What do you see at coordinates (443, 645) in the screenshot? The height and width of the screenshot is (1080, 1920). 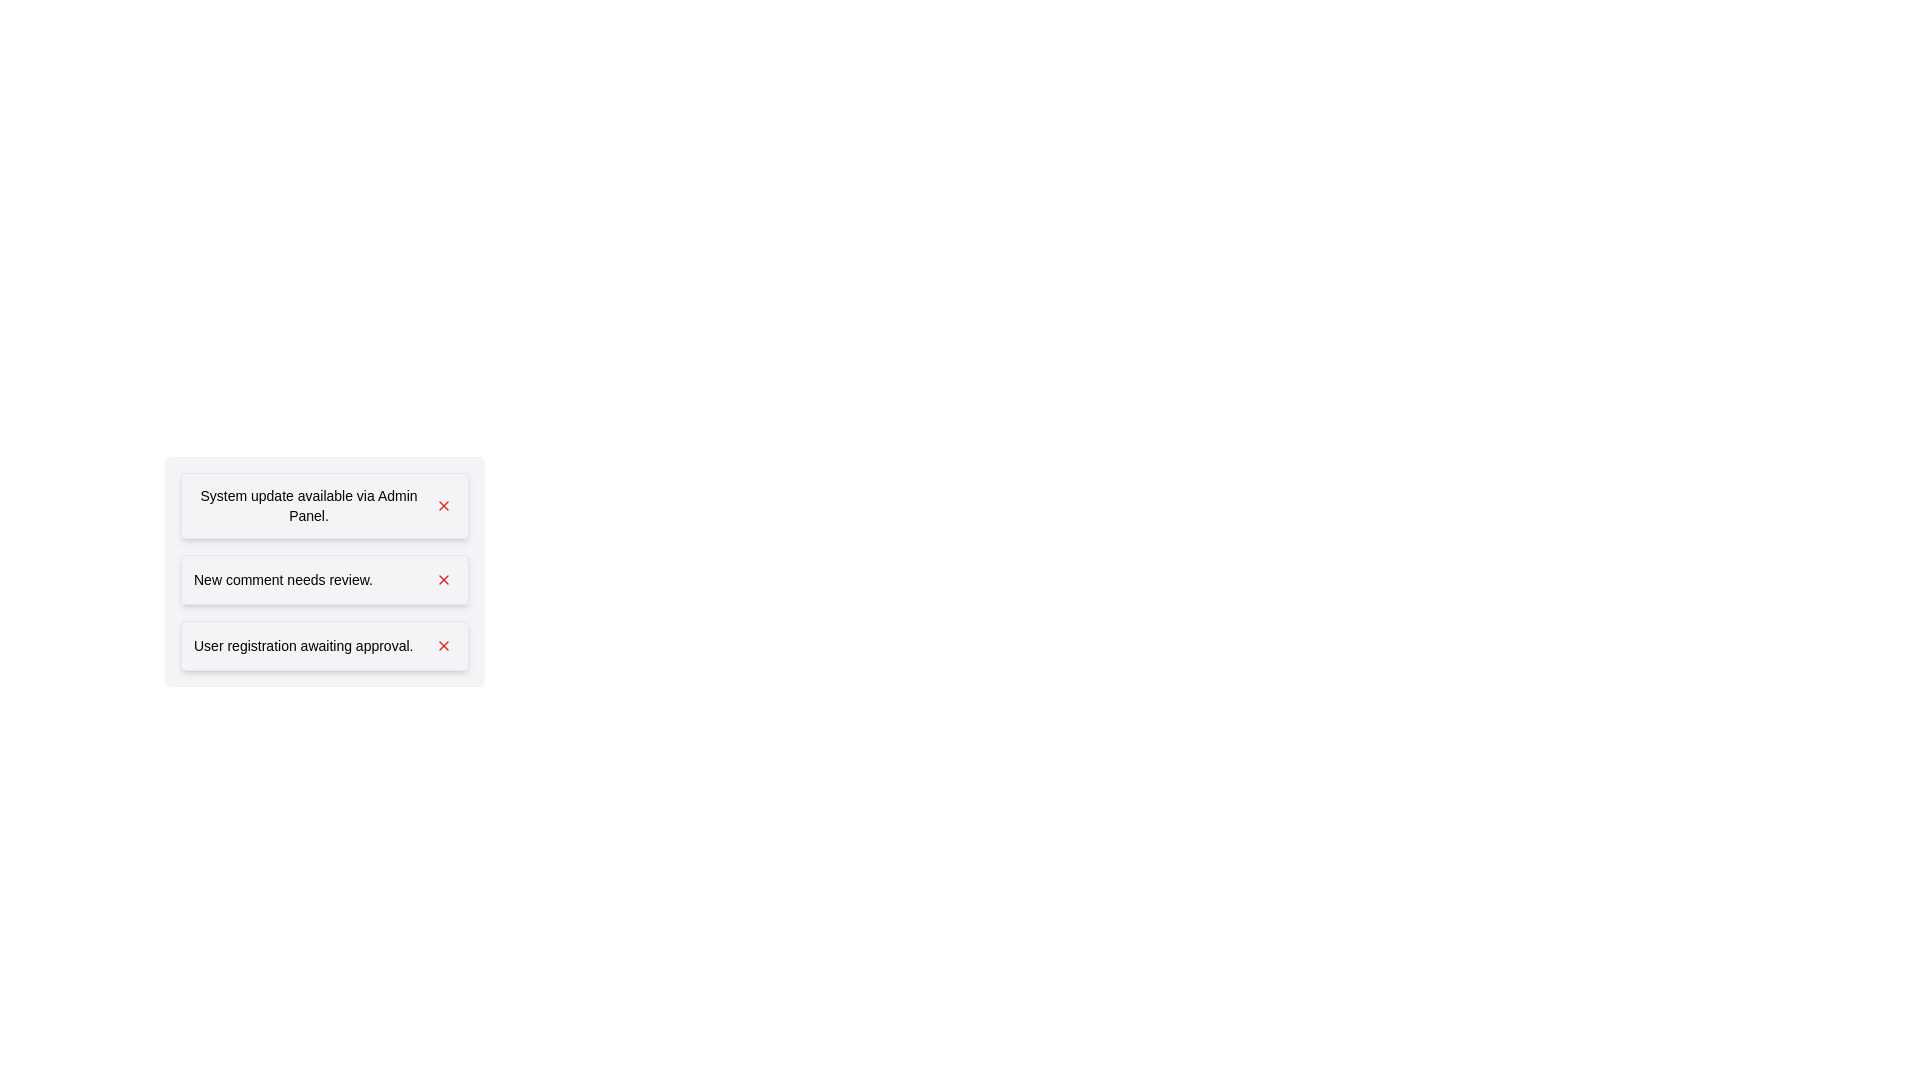 I see `the dismiss button located in the top-right corner of the third notification card, adjacent to the text 'User registration awaiting approval'` at bounding box center [443, 645].